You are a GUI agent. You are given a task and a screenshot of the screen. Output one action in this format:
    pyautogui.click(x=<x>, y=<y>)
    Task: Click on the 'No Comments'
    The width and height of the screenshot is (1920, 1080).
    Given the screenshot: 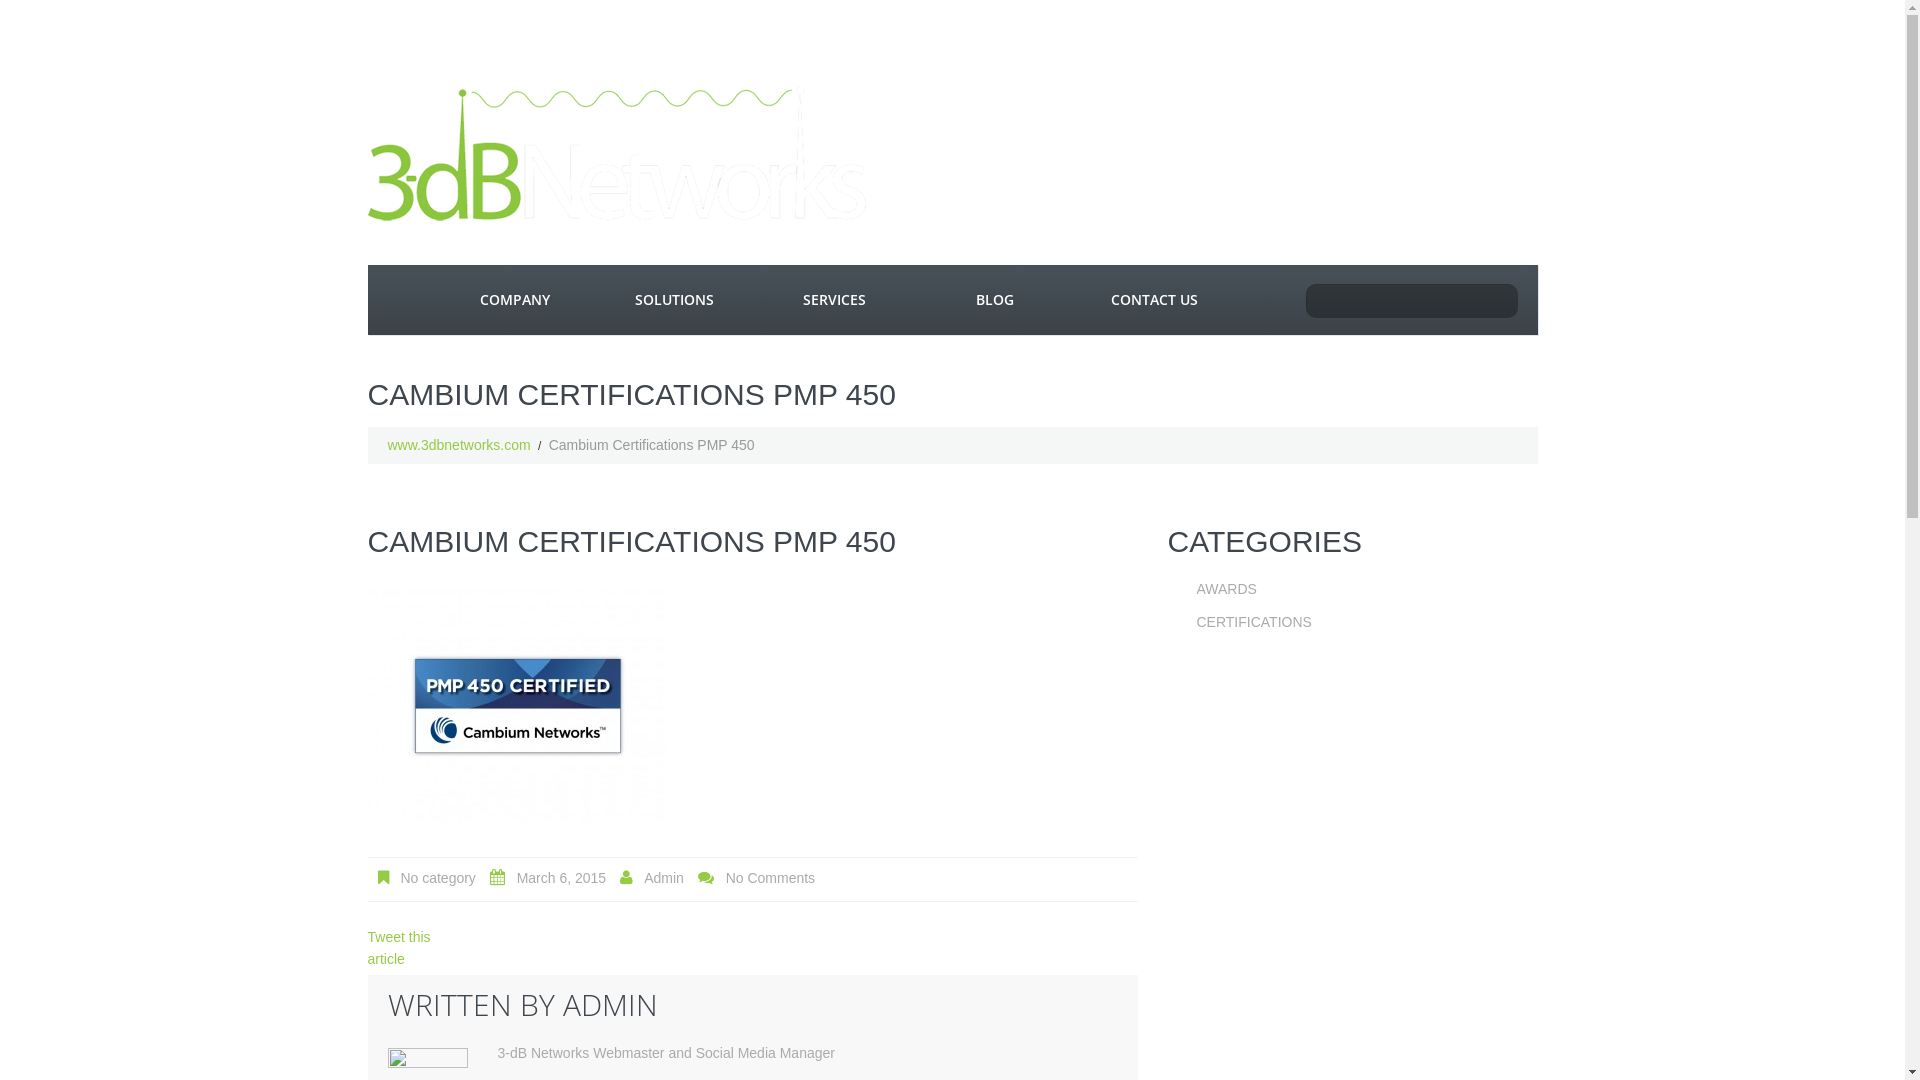 What is the action you would take?
    pyautogui.click(x=769, y=877)
    